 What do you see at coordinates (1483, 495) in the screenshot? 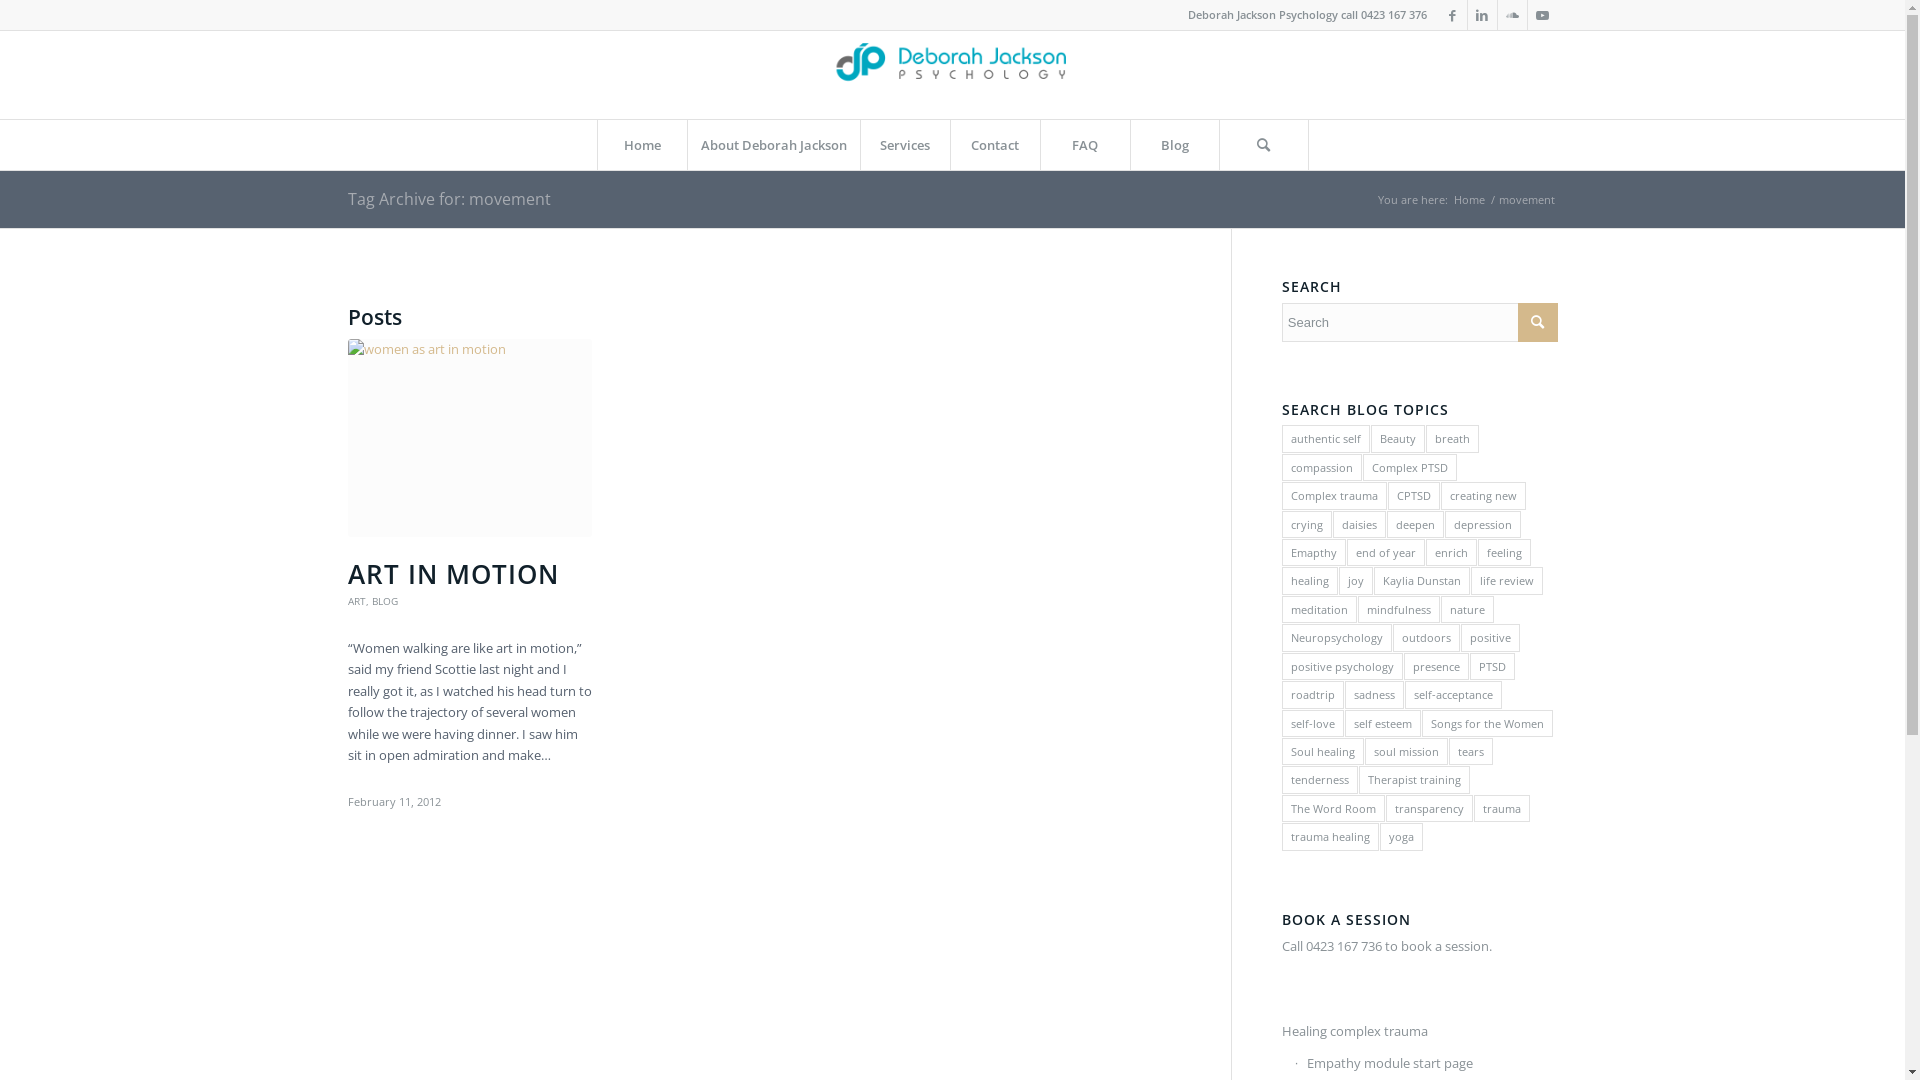
I see `'creating new'` at bounding box center [1483, 495].